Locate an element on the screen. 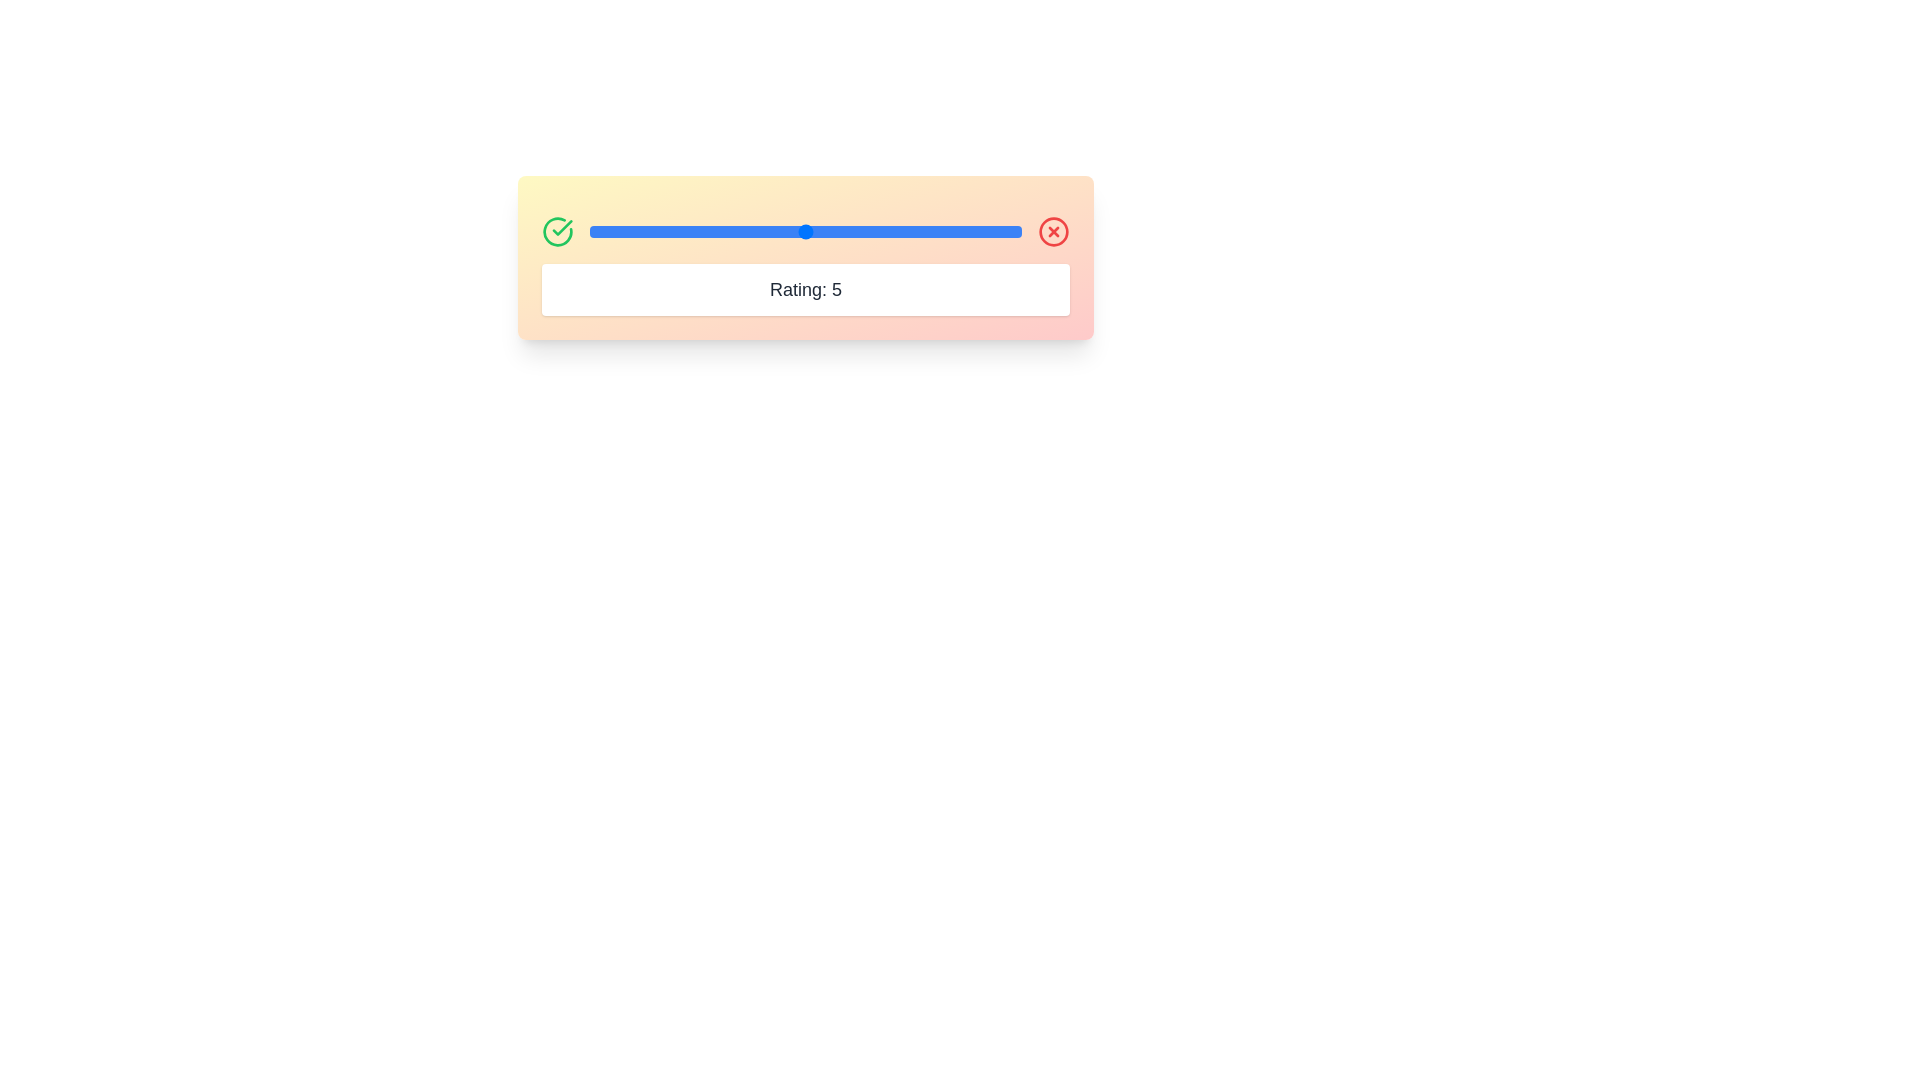 The image size is (1920, 1080). the rating is located at coordinates (806, 230).